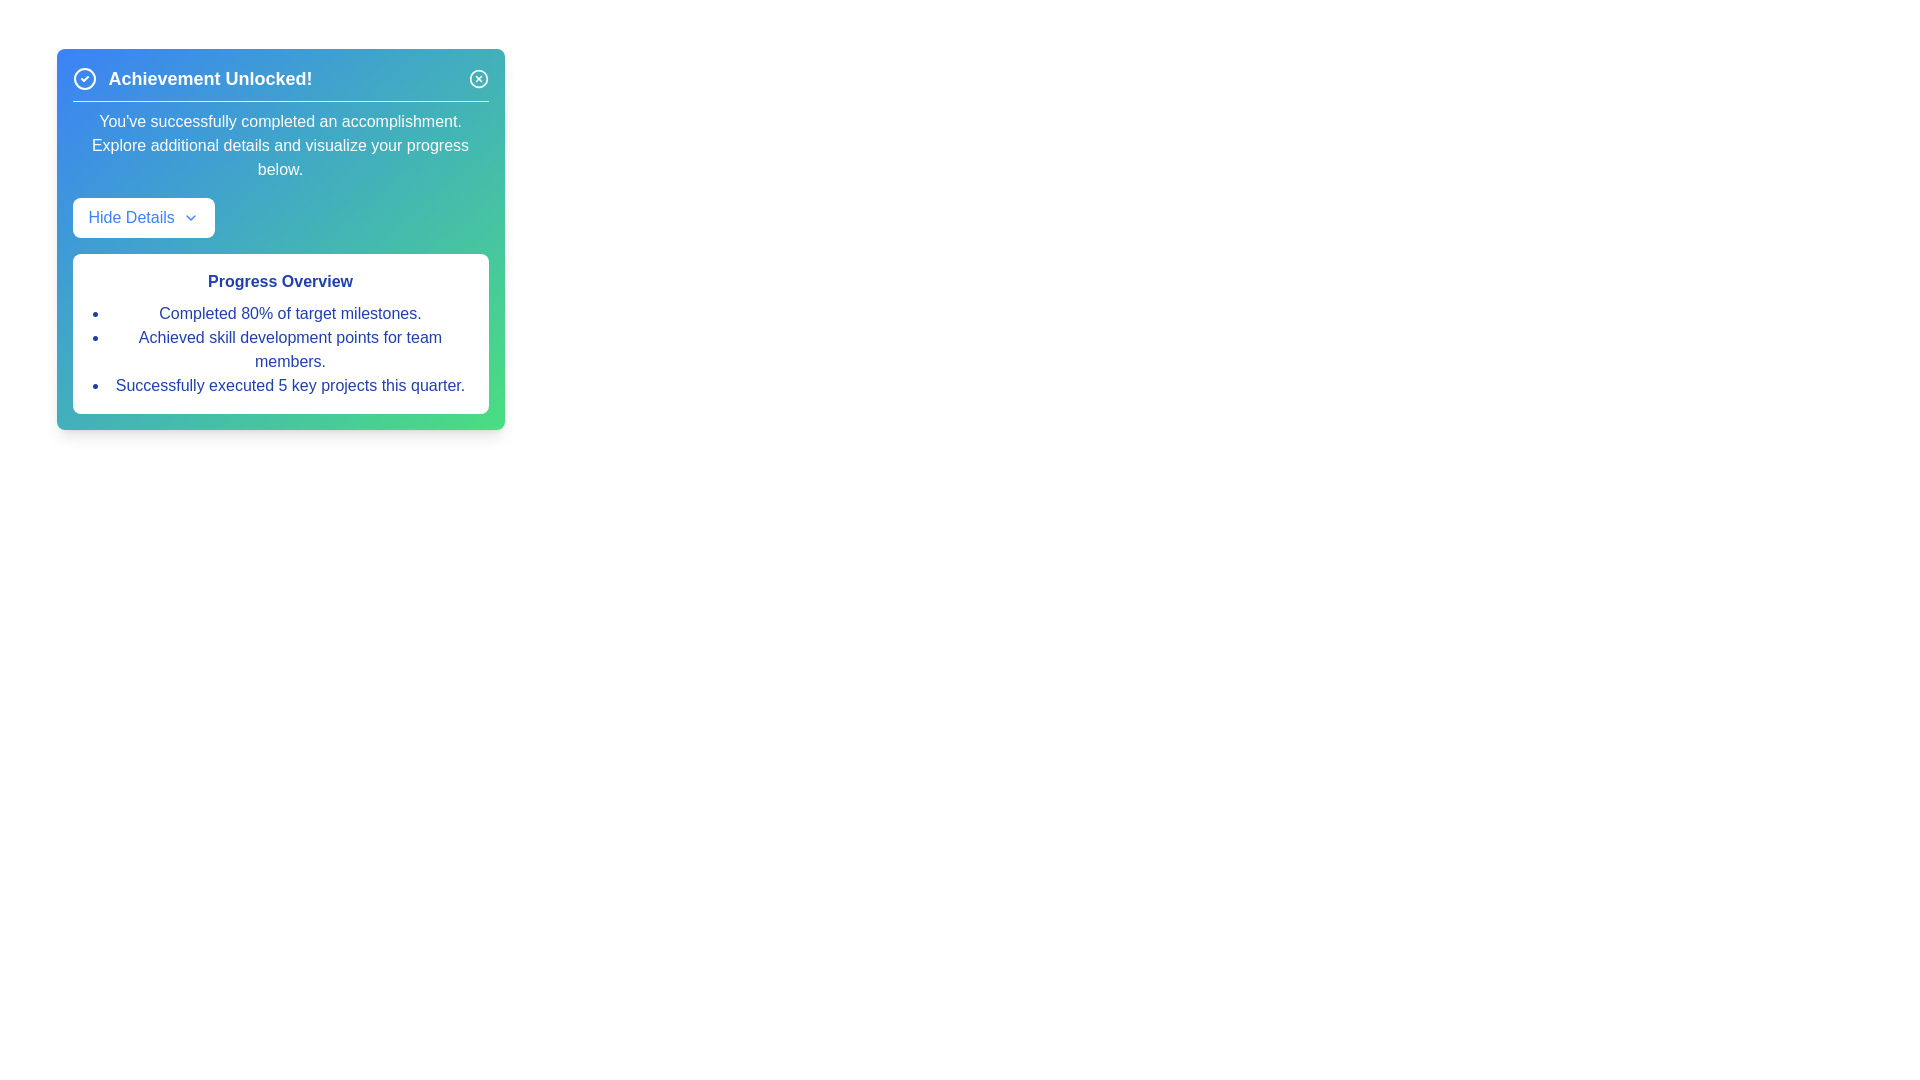 This screenshot has width=1920, height=1080. I want to click on the 'Hide Details' button to toggle the visibility of the additional details section, so click(142, 218).